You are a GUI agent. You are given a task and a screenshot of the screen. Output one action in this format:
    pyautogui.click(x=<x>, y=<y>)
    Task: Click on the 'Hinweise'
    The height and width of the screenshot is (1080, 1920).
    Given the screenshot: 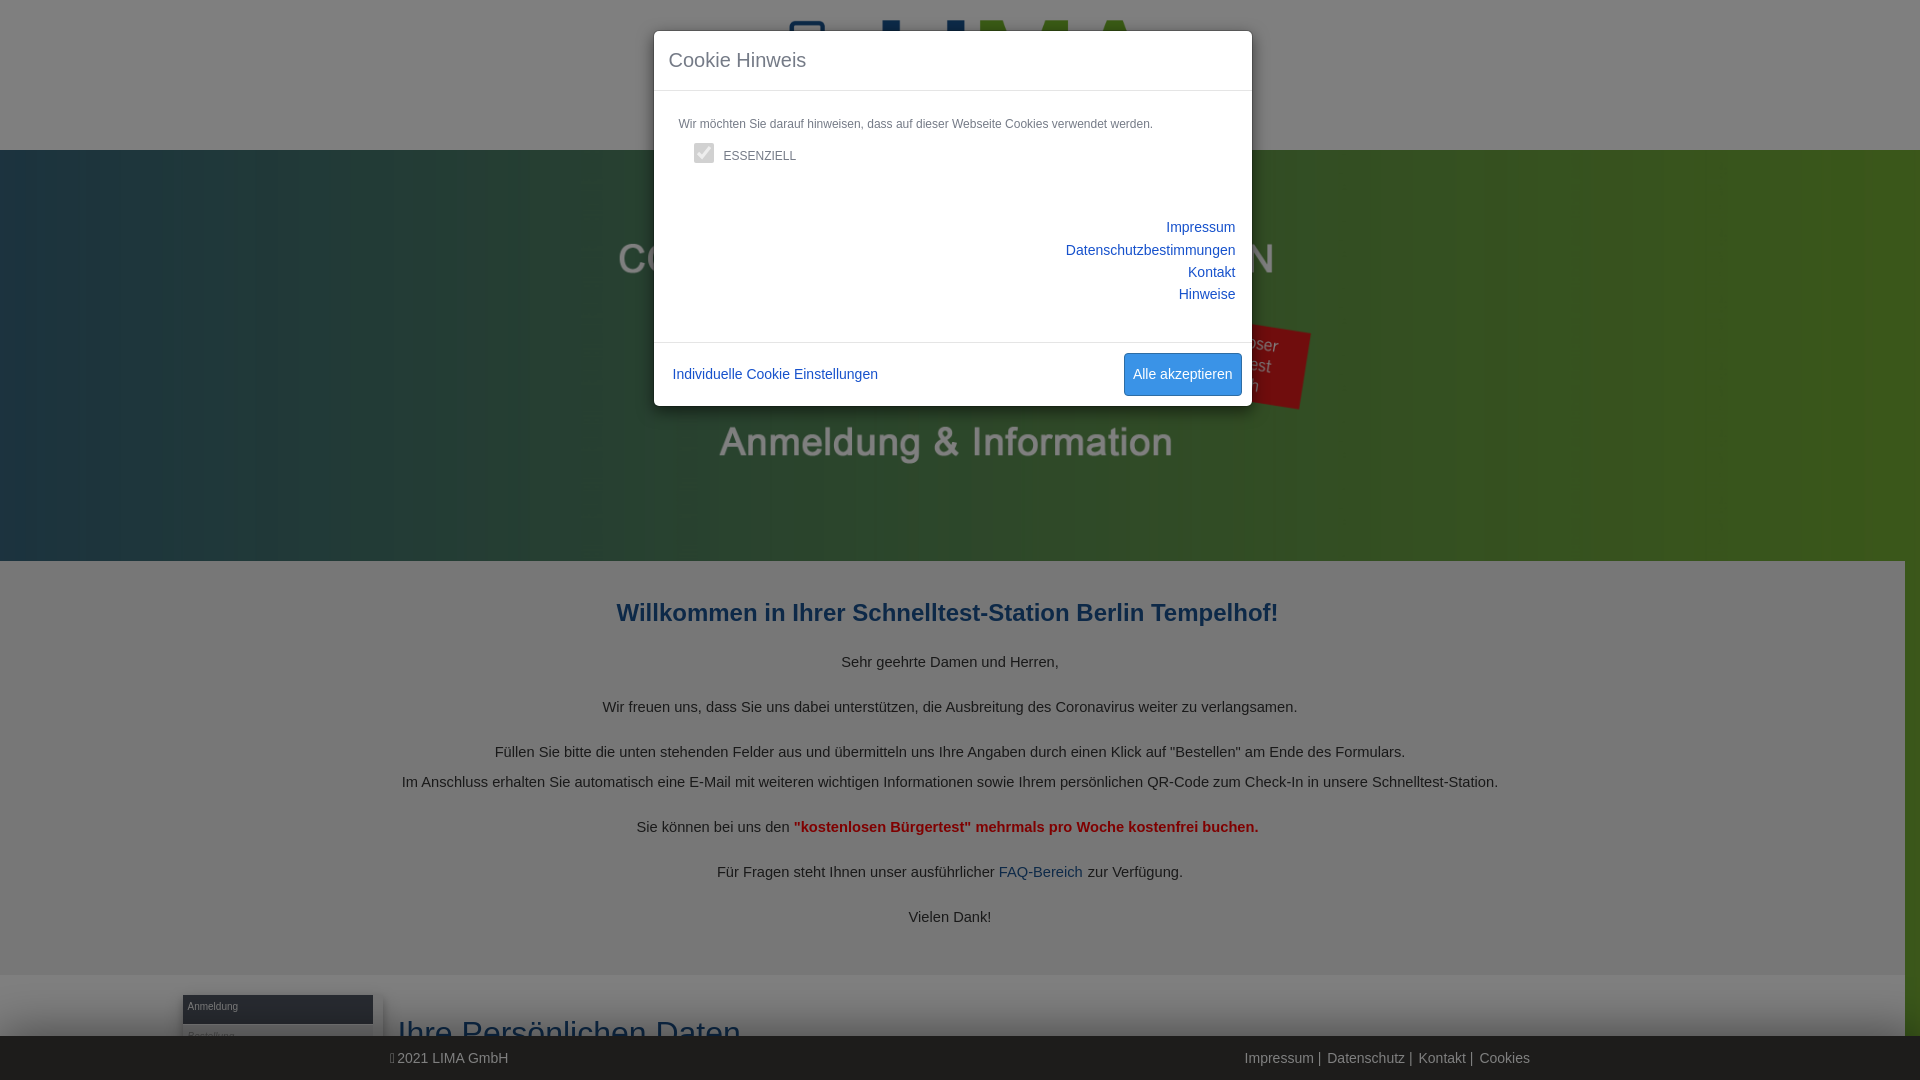 What is the action you would take?
    pyautogui.click(x=1206, y=293)
    